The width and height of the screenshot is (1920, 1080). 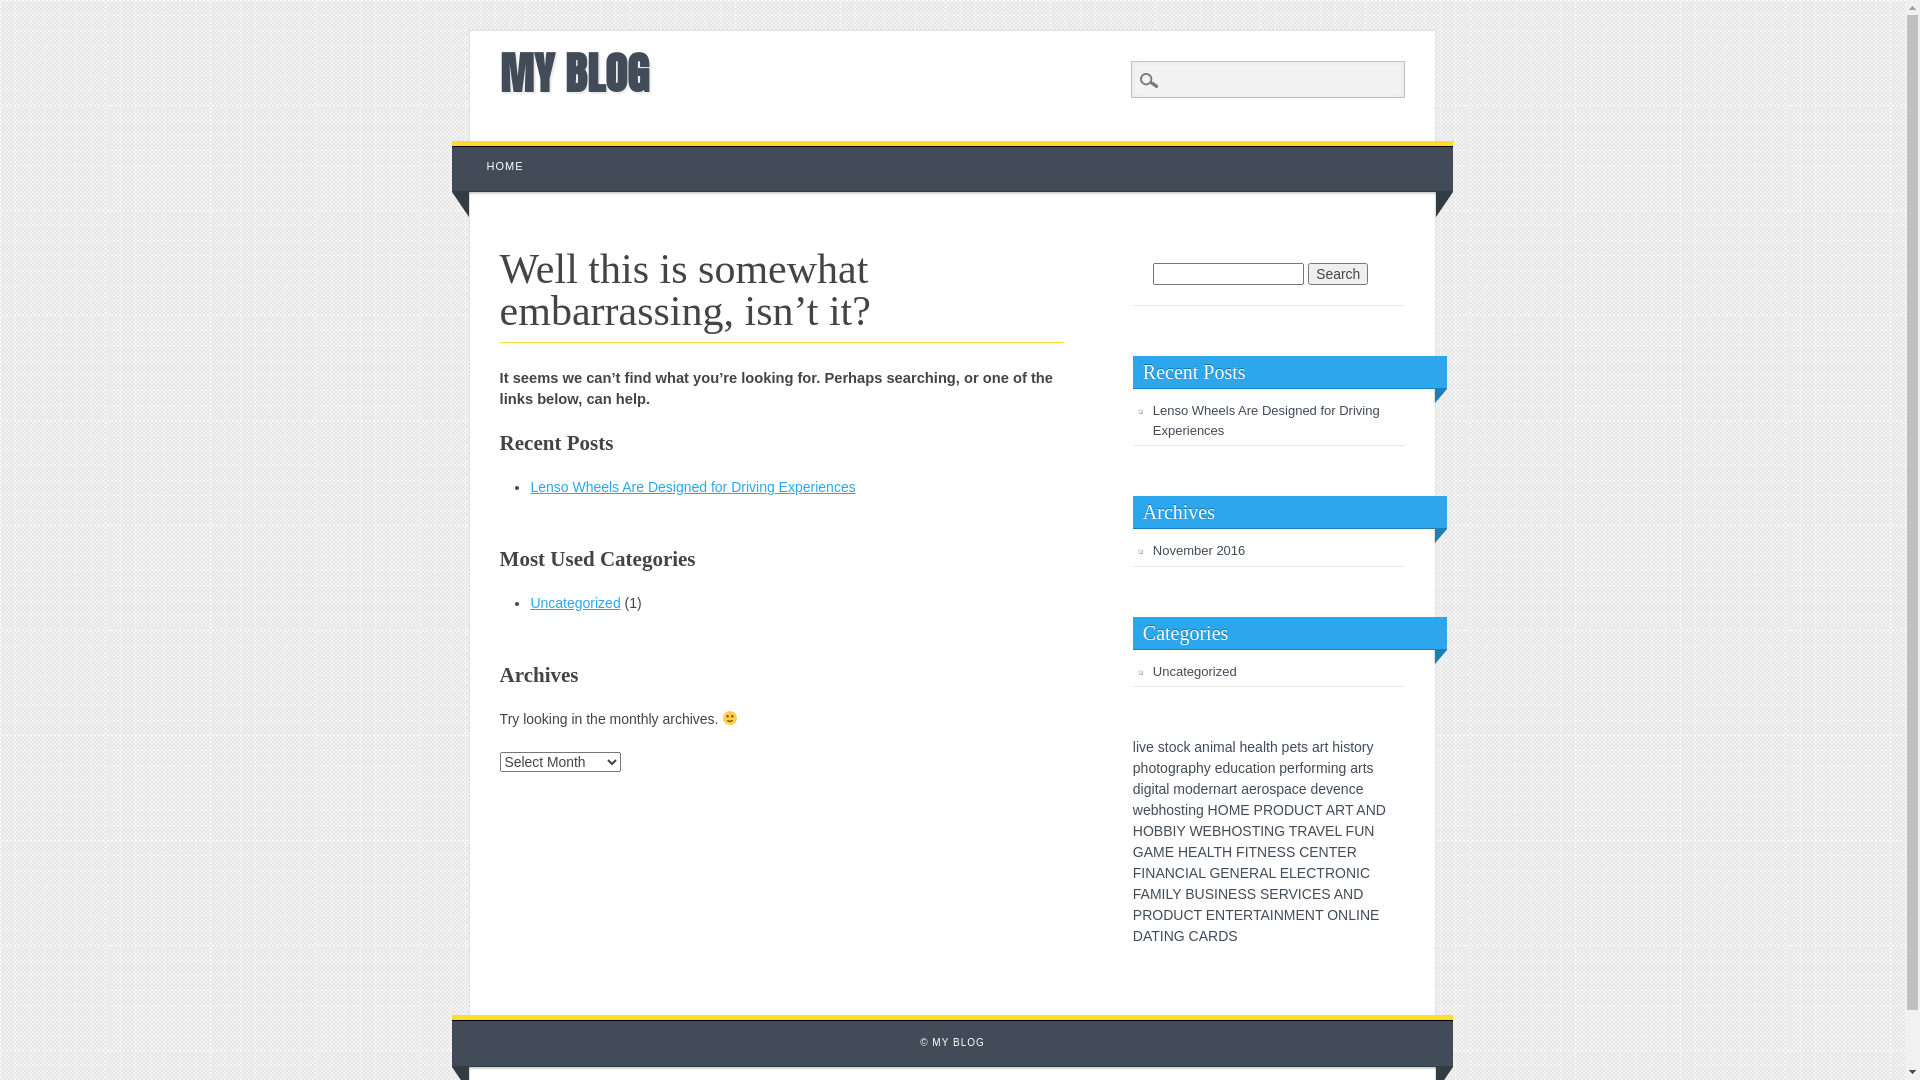 I want to click on 'T', so click(x=1315, y=914).